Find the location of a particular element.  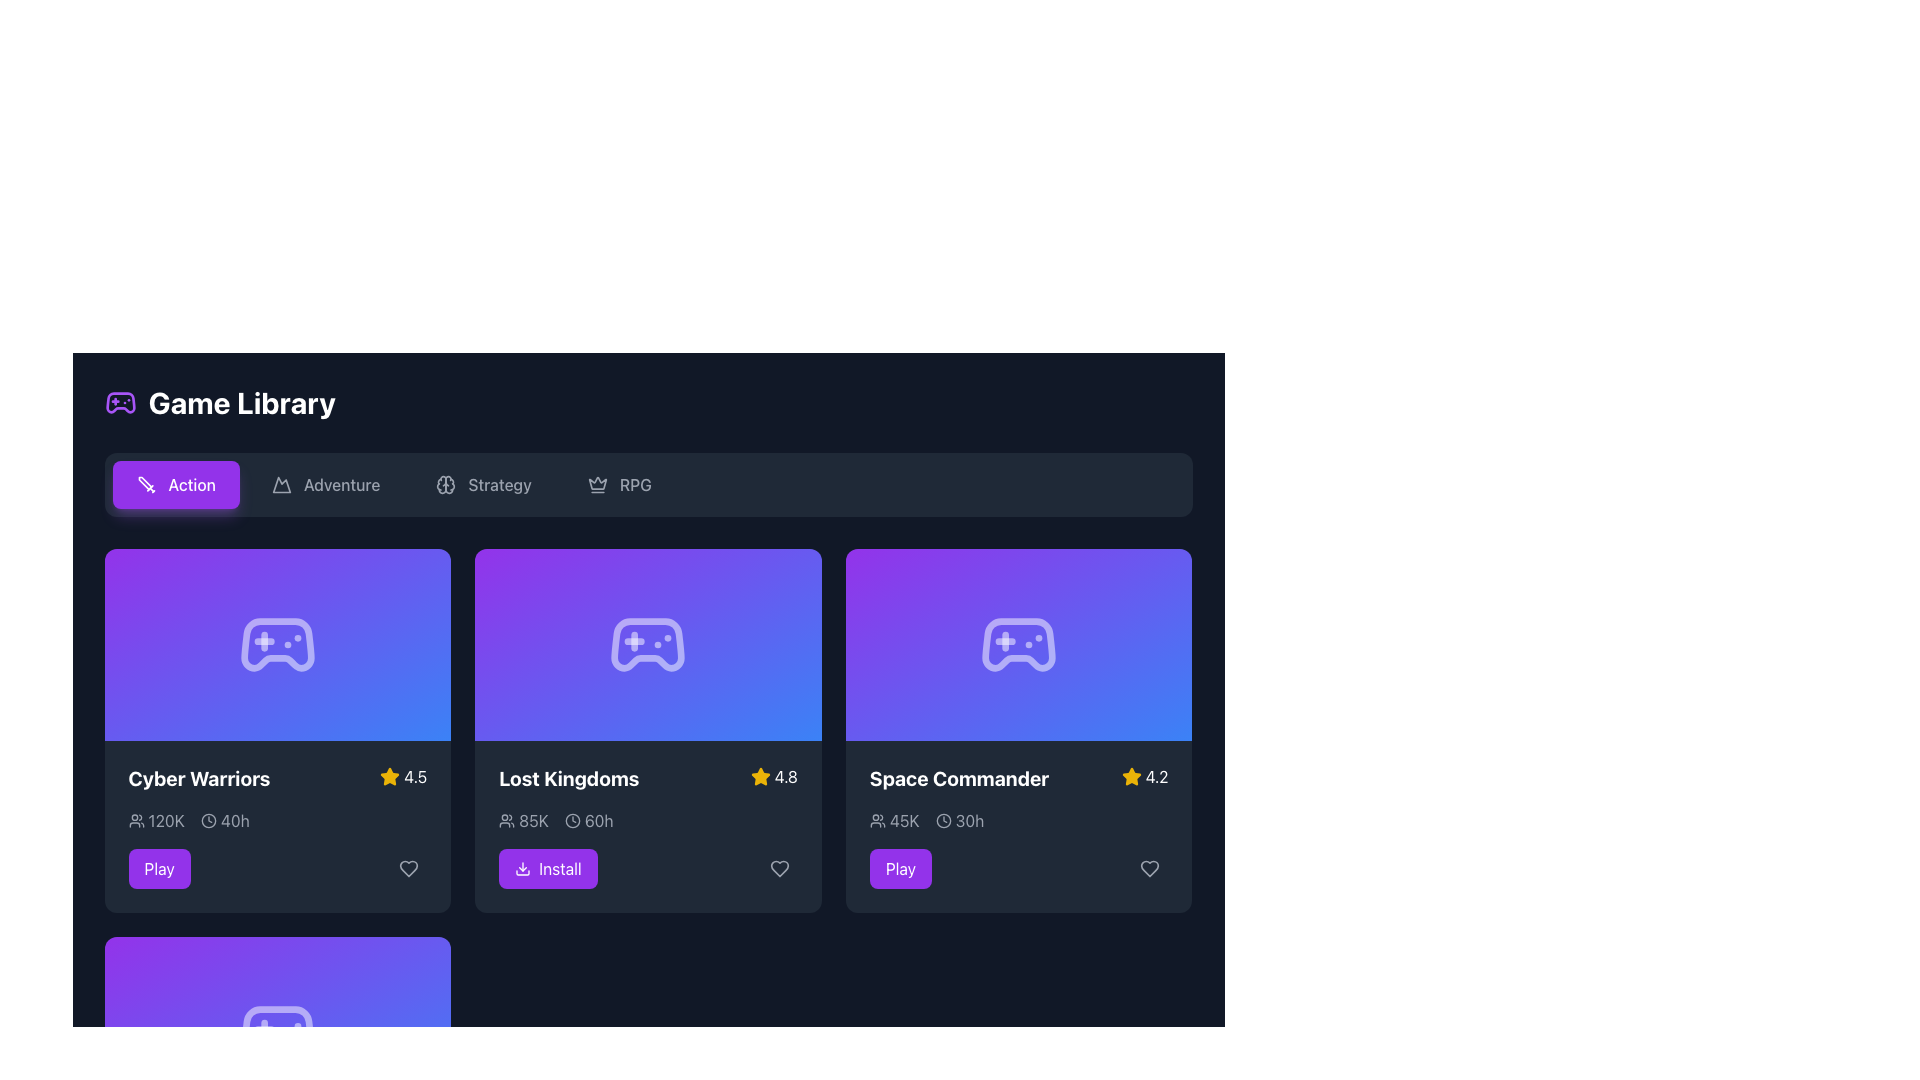

the text label displaying 'Space Commander' in bold white color, which is positioned at the top center of the third game card within the 'Game Library' section is located at coordinates (958, 778).